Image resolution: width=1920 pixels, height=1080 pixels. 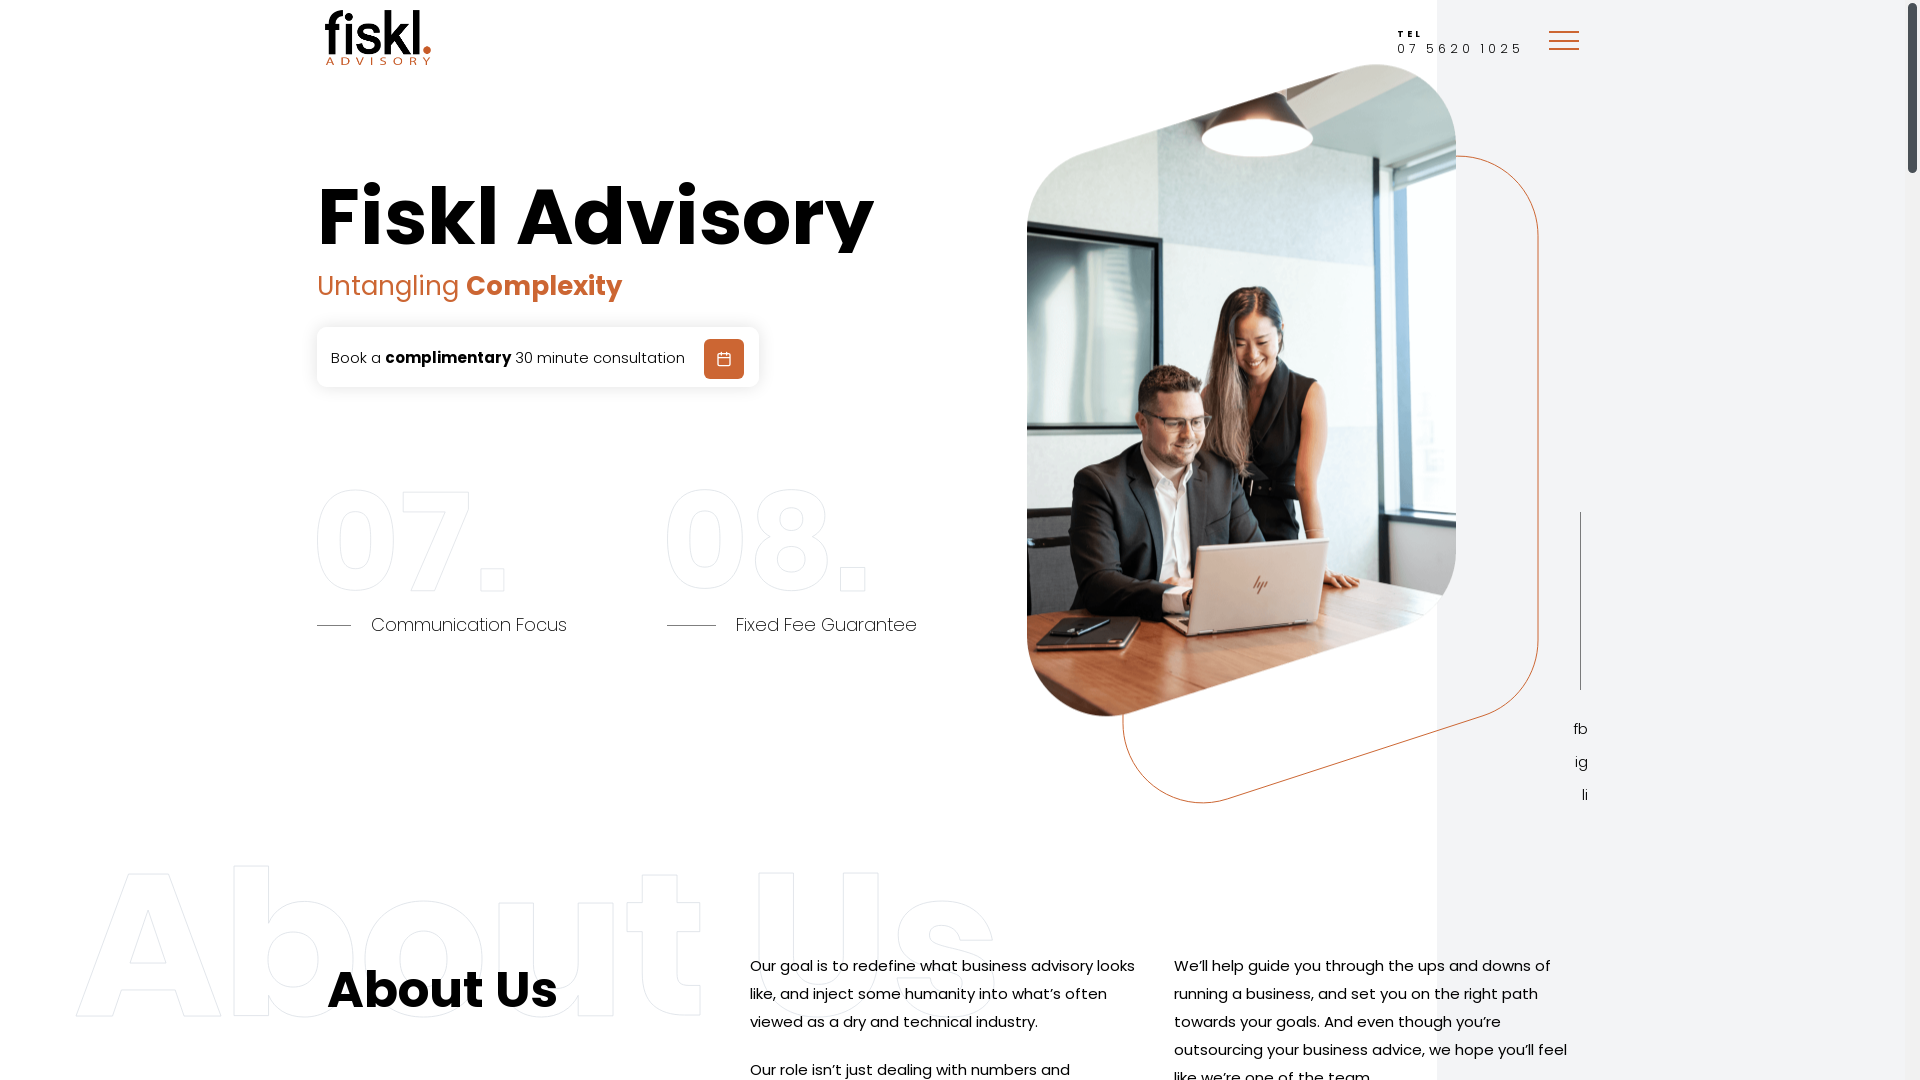 I want to click on 'ig', so click(x=1579, y=761).